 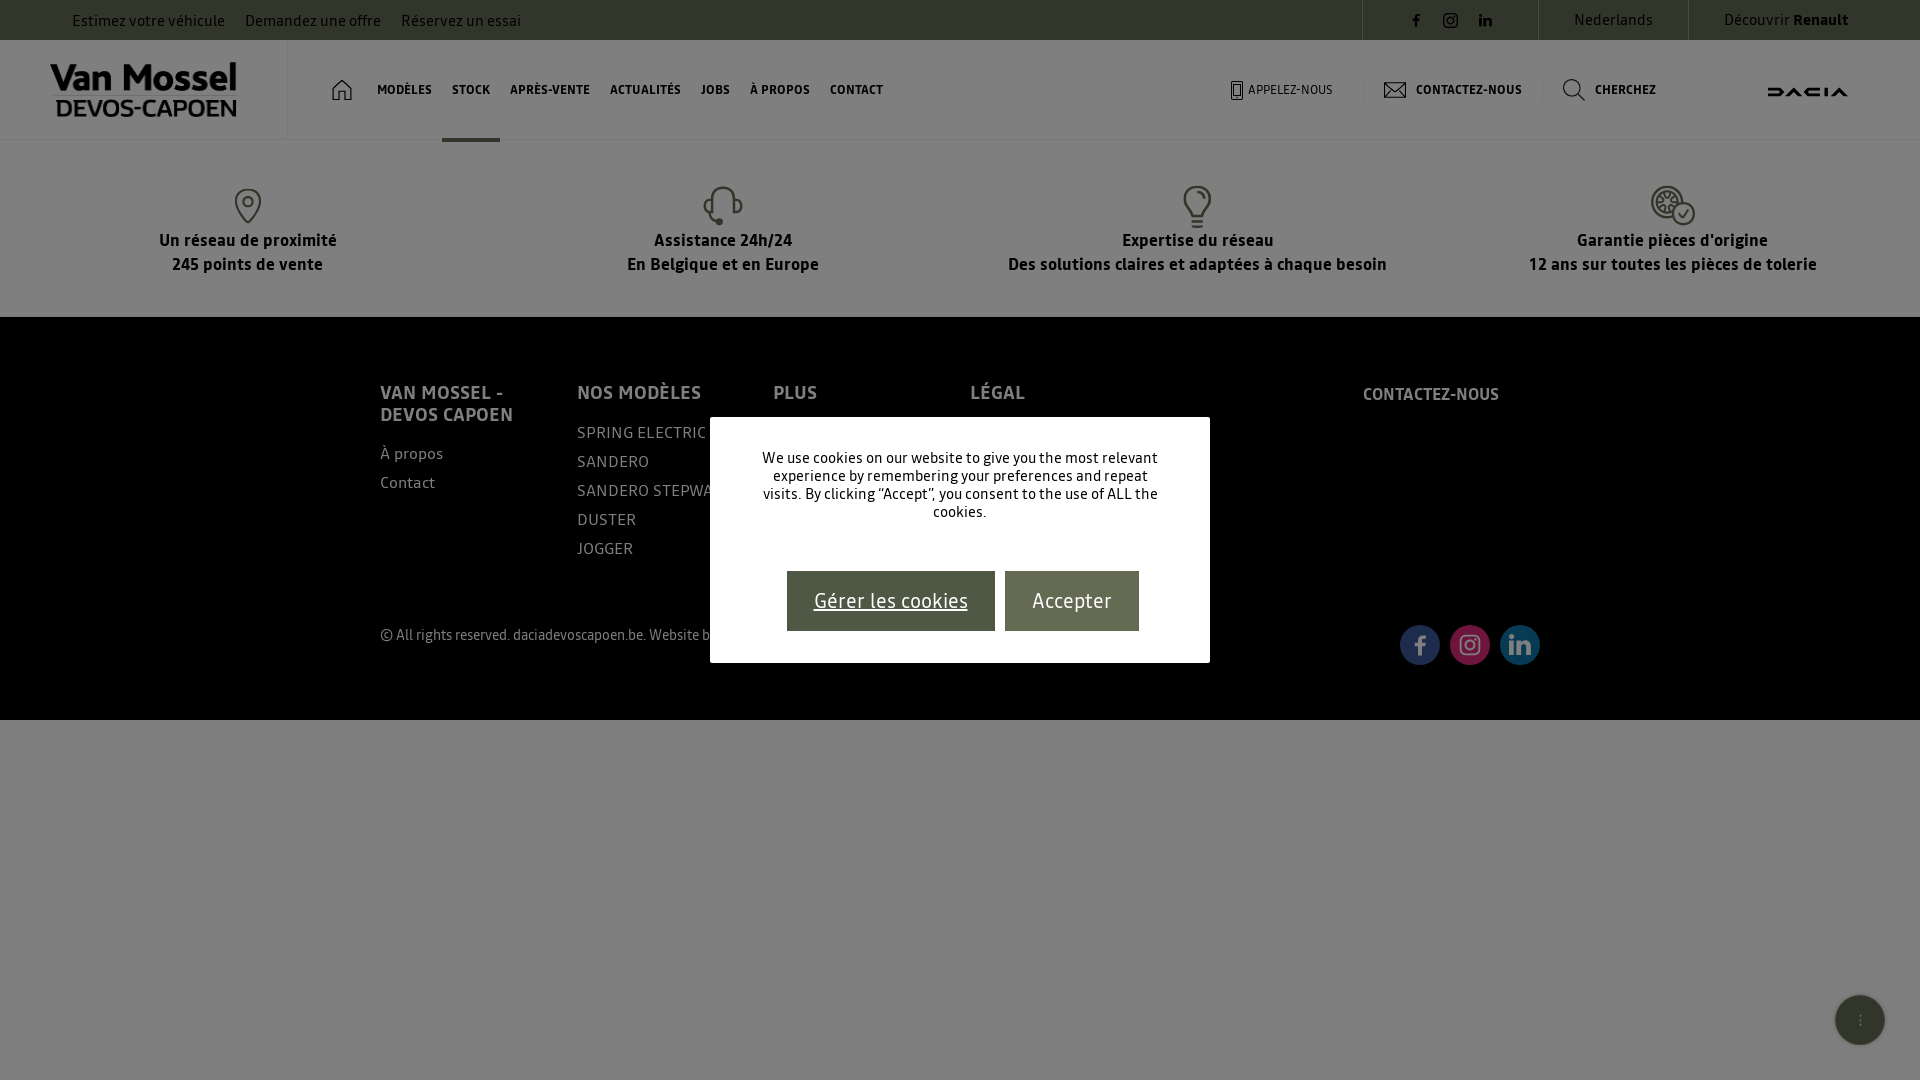 I want to click on 'Nederlands', so click(x=1573, y=20).